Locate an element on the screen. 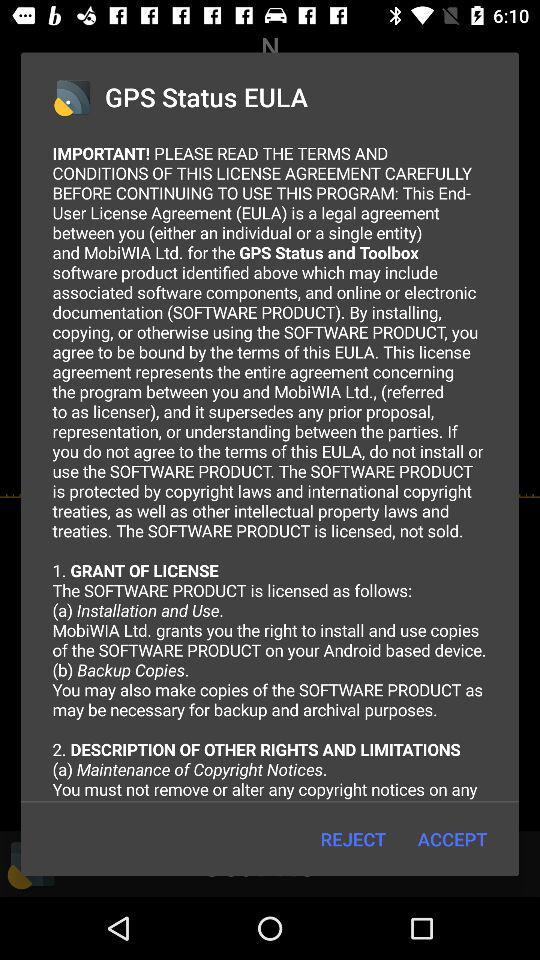 Image resolution: width=540 pixels, height=960 pixels. icon below important please read icon is located at coordinates (452, 839).